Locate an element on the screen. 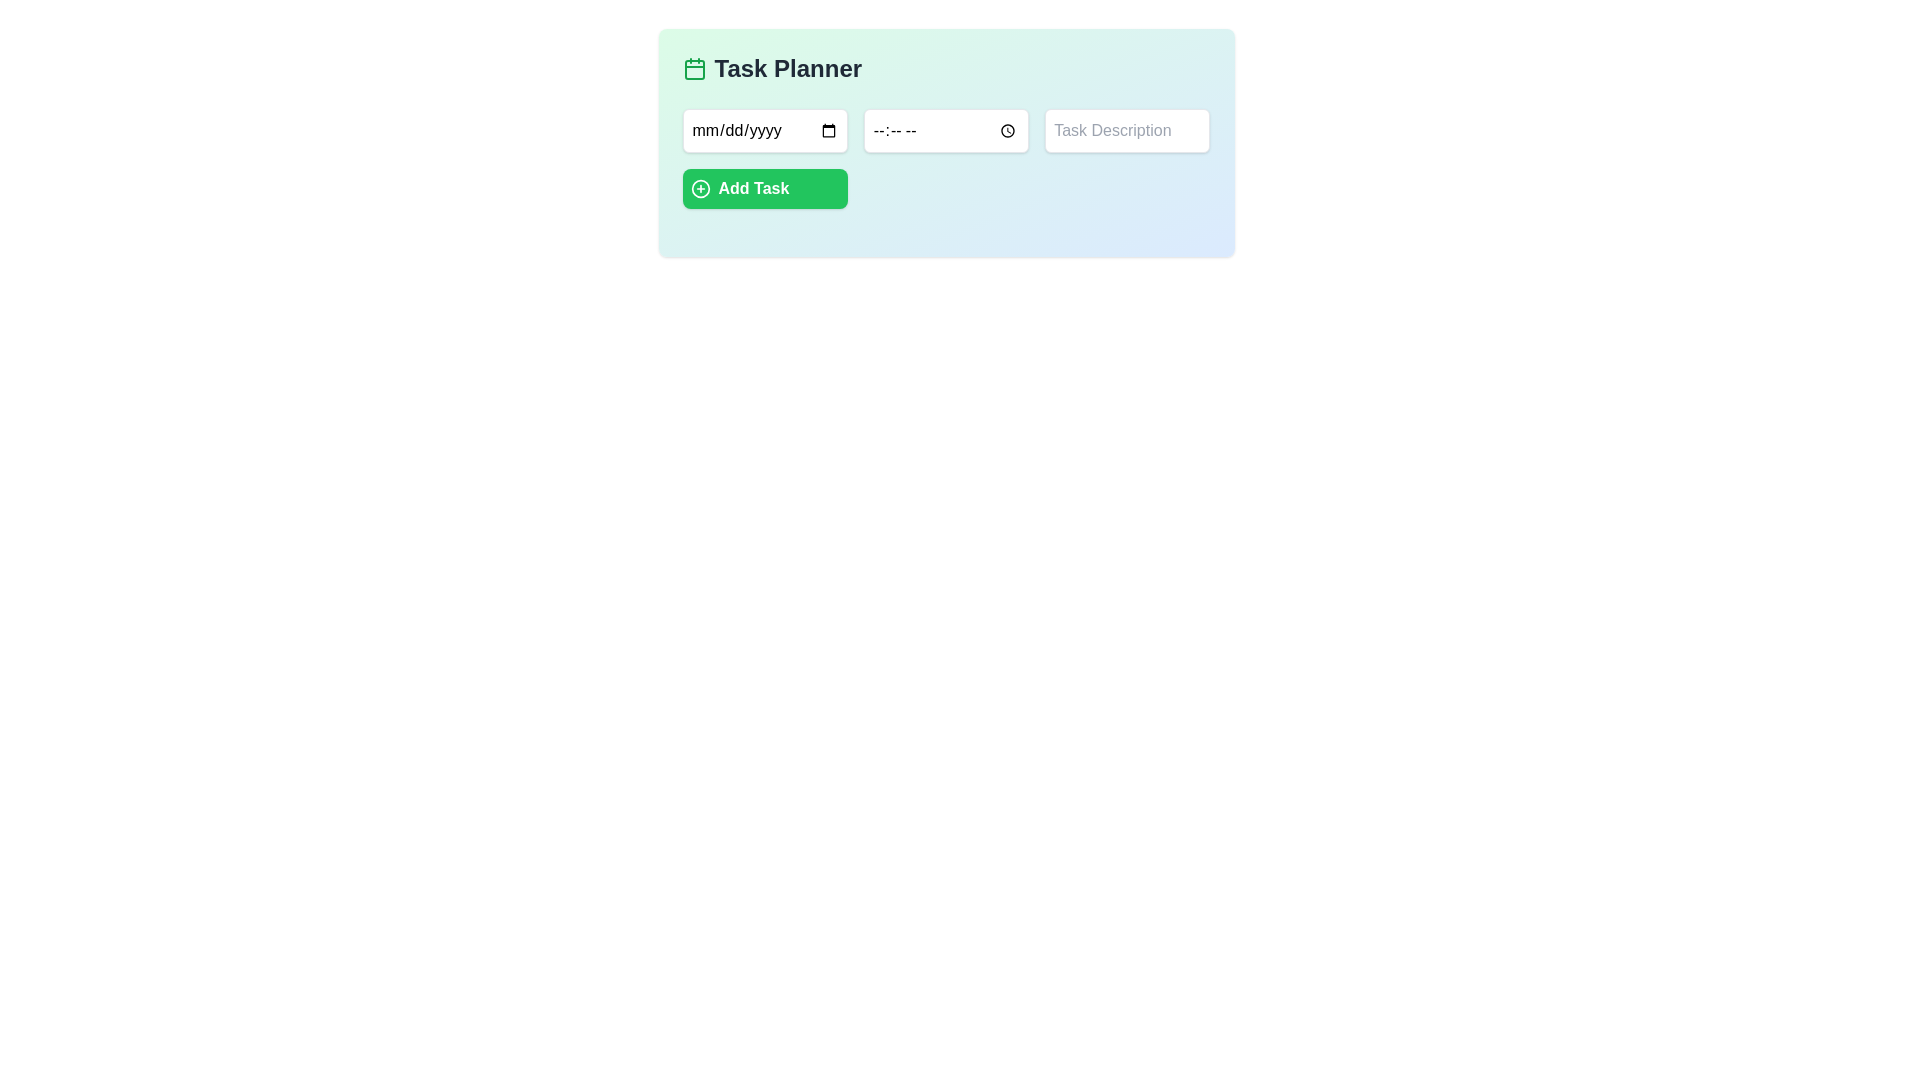  the Time input field to focus it, which is centrally located between the date input field and the task description input field in the top section of the interface is located at coordinates (945, 131).